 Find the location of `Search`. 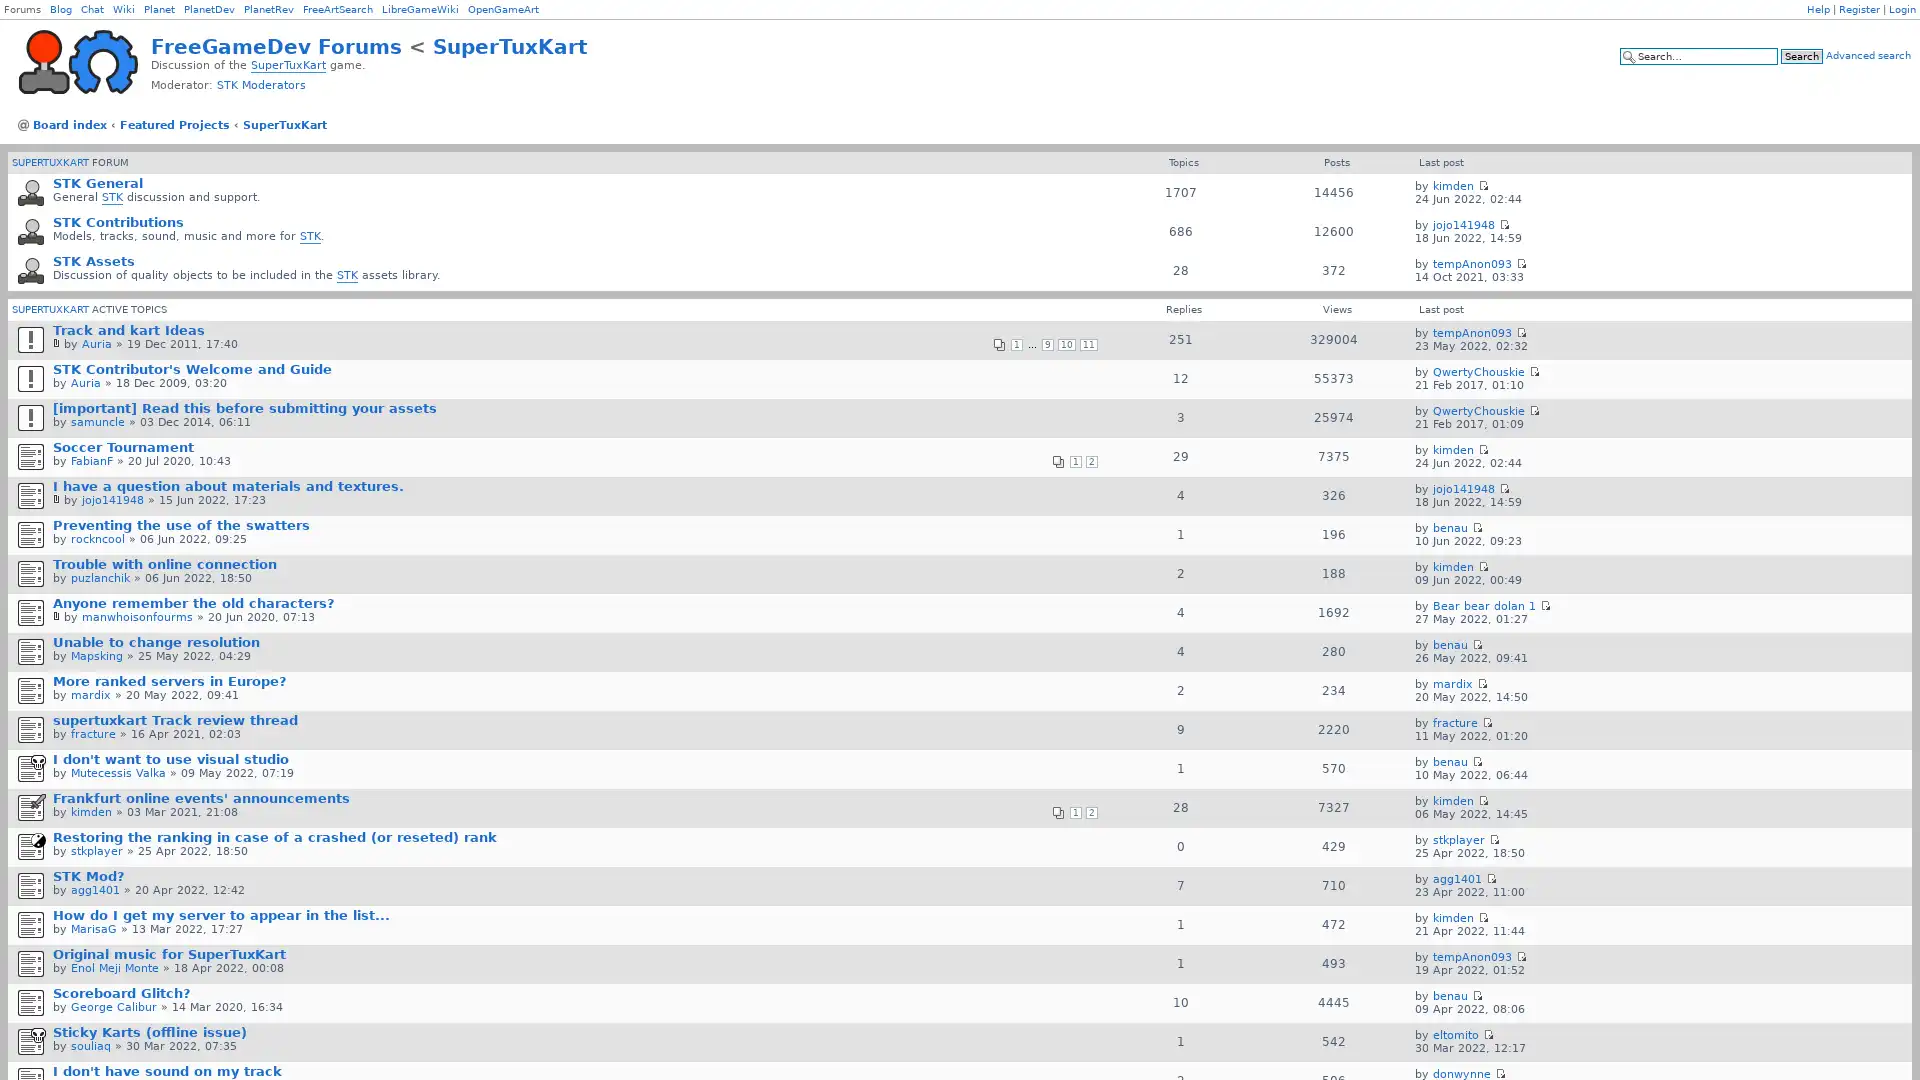

Search is located at coordinates (1801, 55).